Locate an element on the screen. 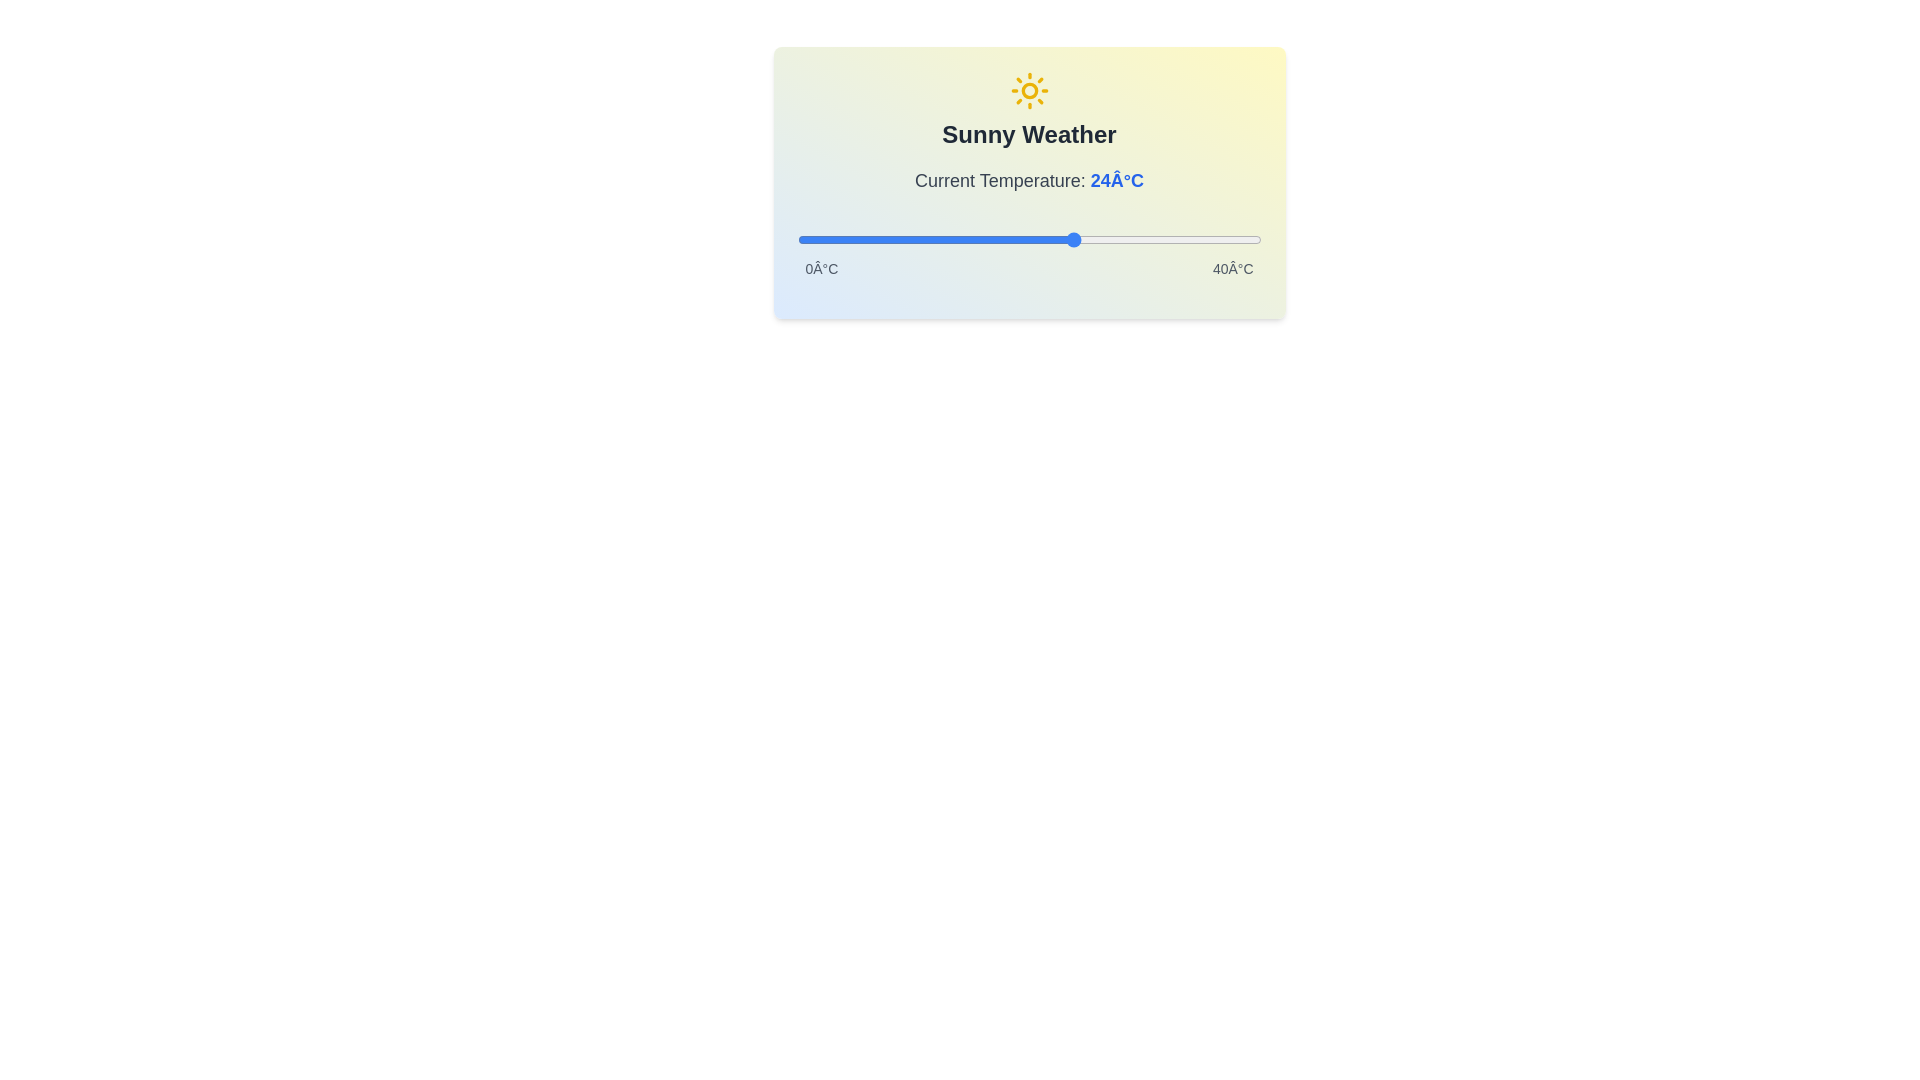  the temperature is located at coordinates (1122, 238).